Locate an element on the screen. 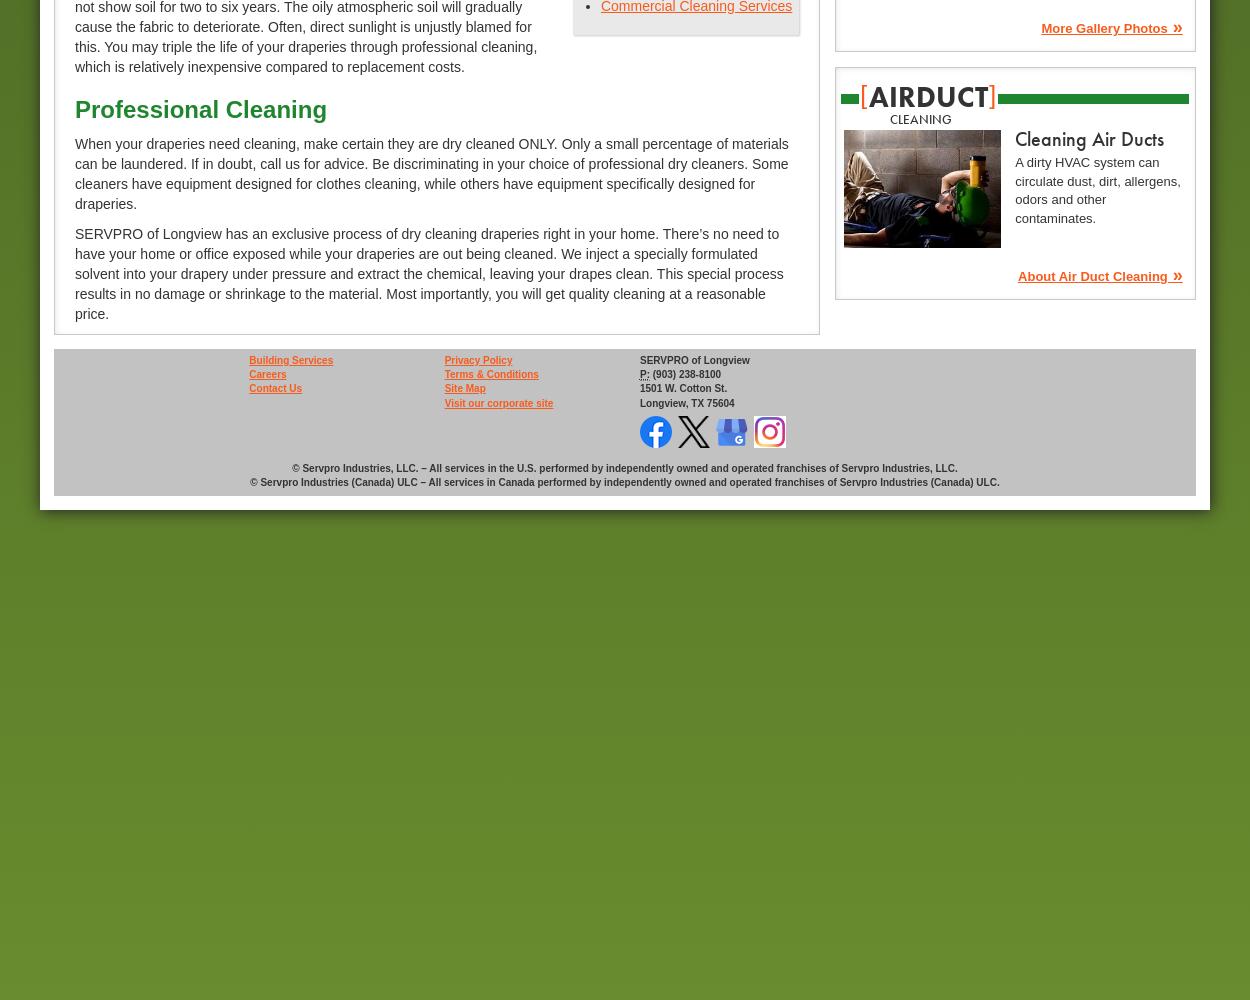 The width and height of the screenshot is (1250, 1000). 'A dirty HVAC system can circulate dust, dirt, allergens, odors and other contaminates.' is located at coordinates (1096, 189).